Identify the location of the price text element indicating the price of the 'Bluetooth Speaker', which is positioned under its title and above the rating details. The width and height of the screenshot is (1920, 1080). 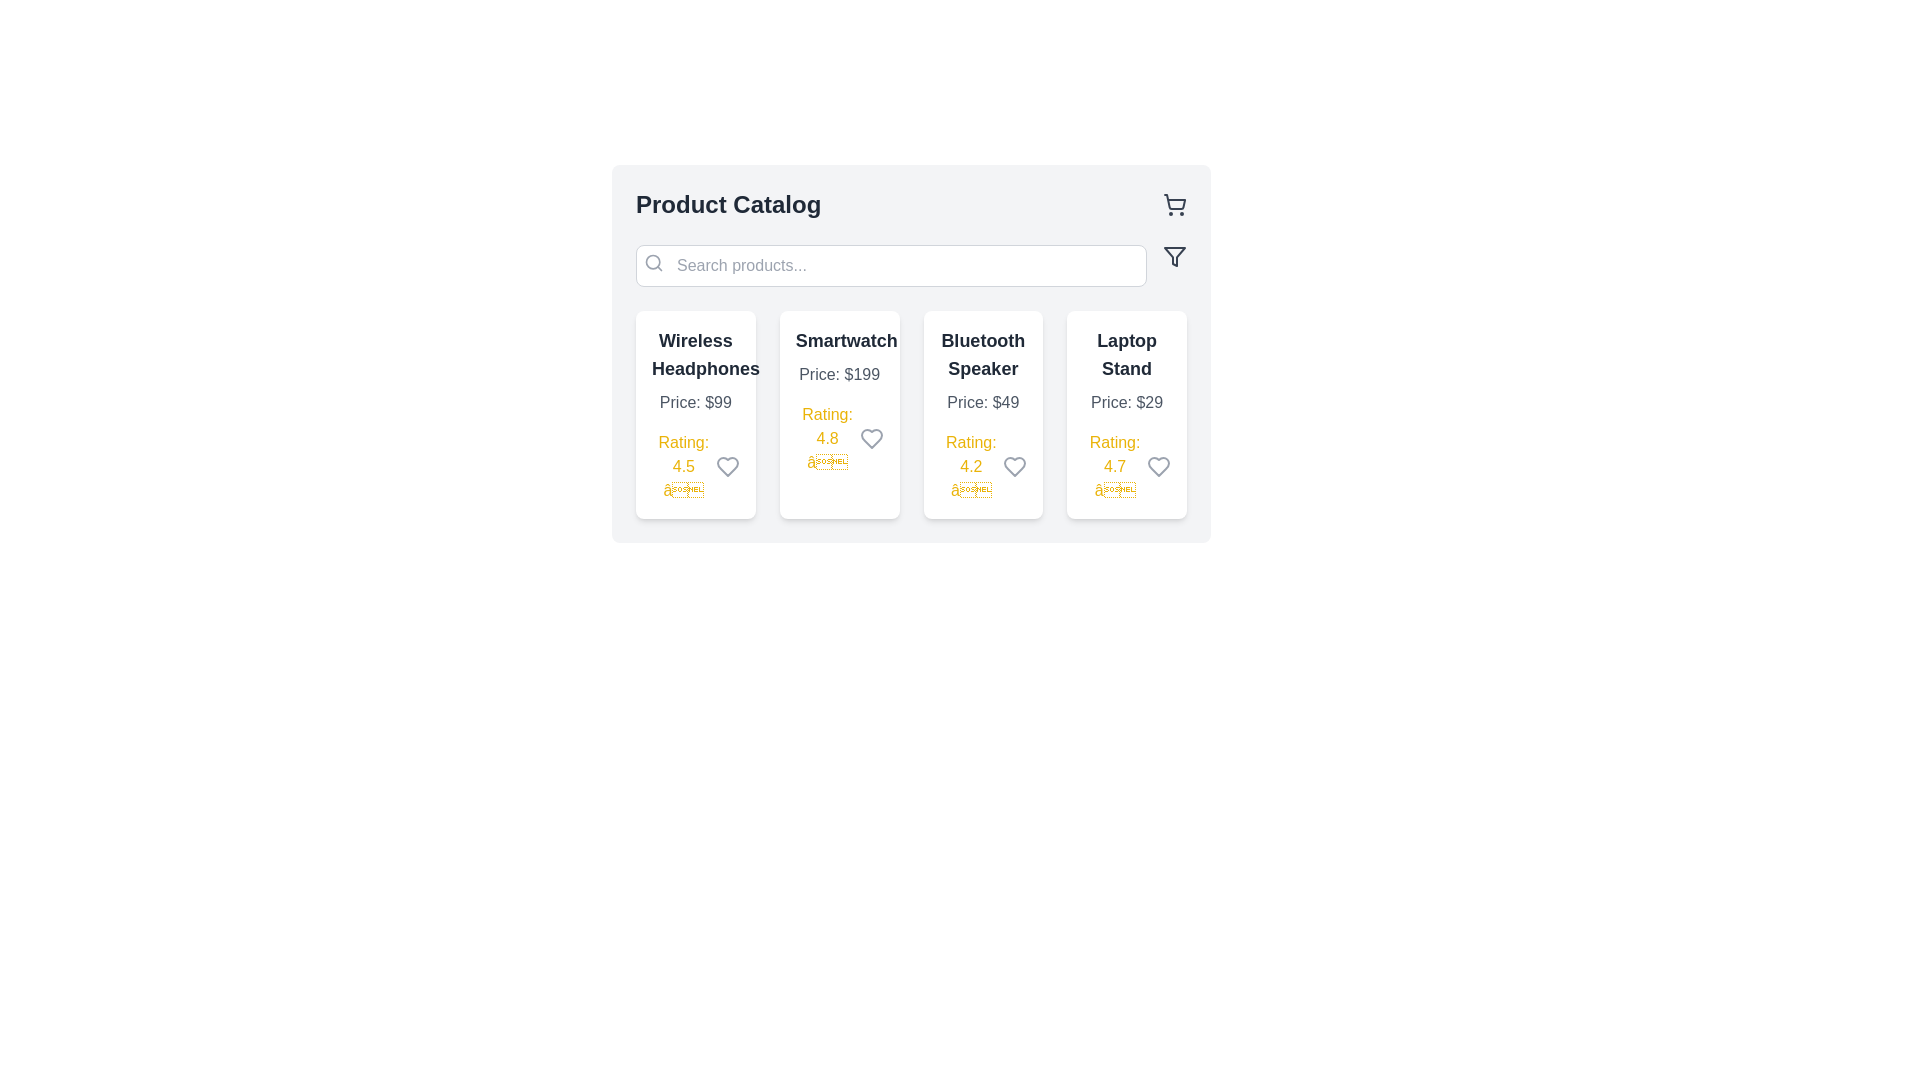
(983, 402).